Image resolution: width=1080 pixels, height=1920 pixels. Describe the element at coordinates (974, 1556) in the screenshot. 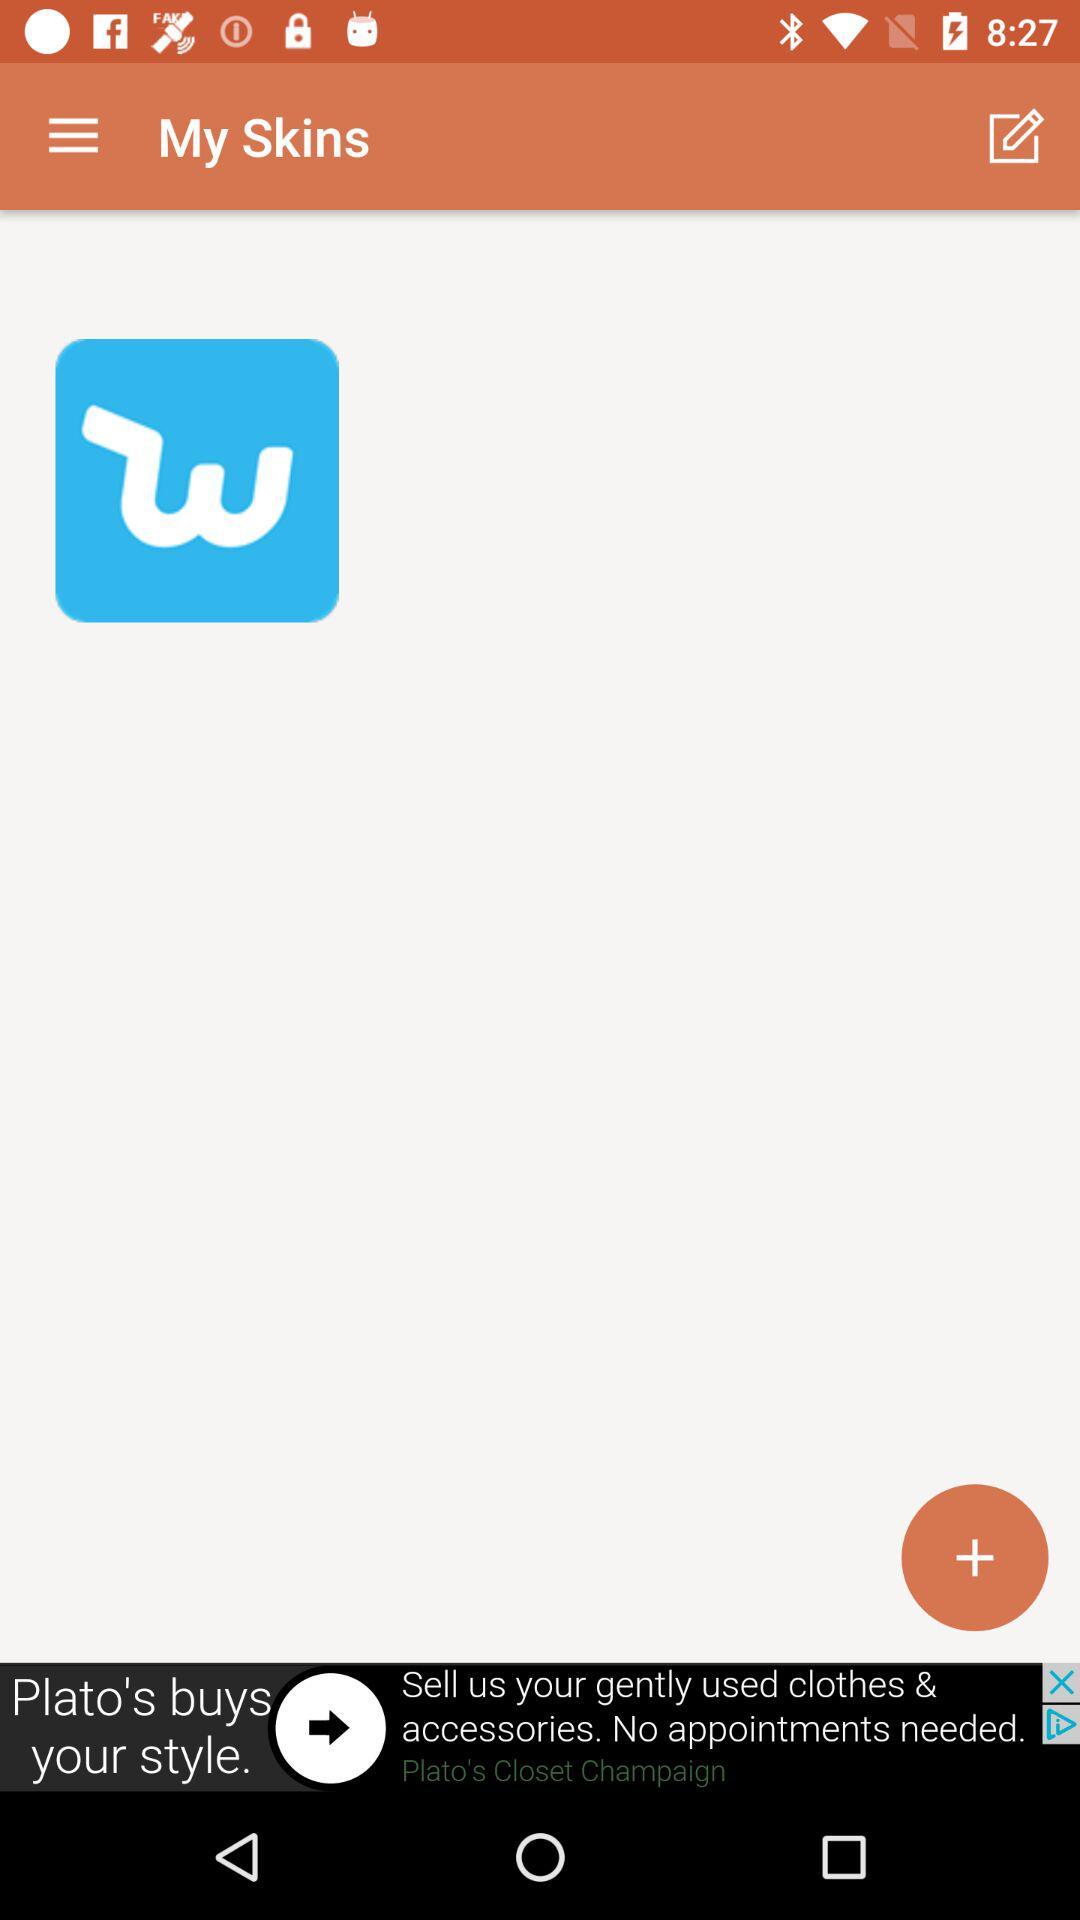

I see `the add icon` at that location.